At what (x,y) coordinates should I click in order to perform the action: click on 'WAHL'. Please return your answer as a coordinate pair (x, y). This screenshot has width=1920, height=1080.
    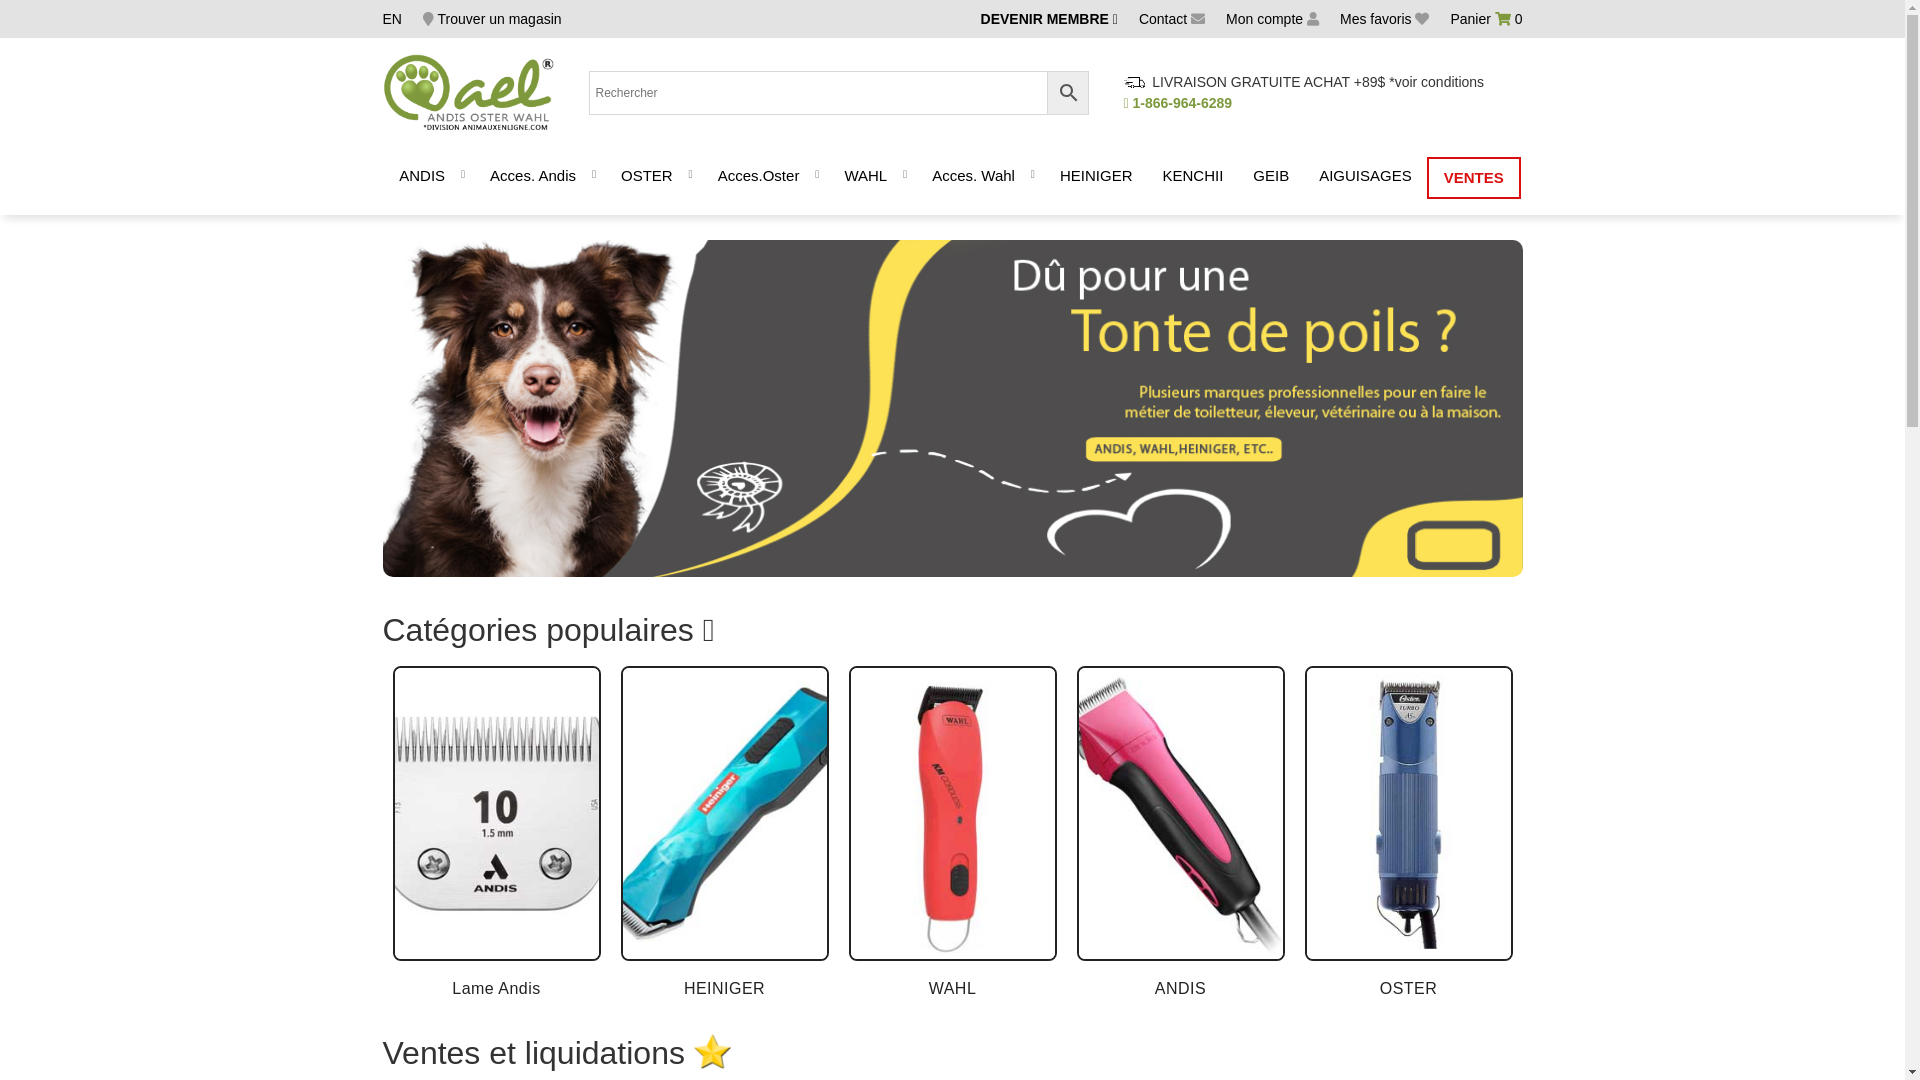
    Looking at the image, I should click on (865, 176).